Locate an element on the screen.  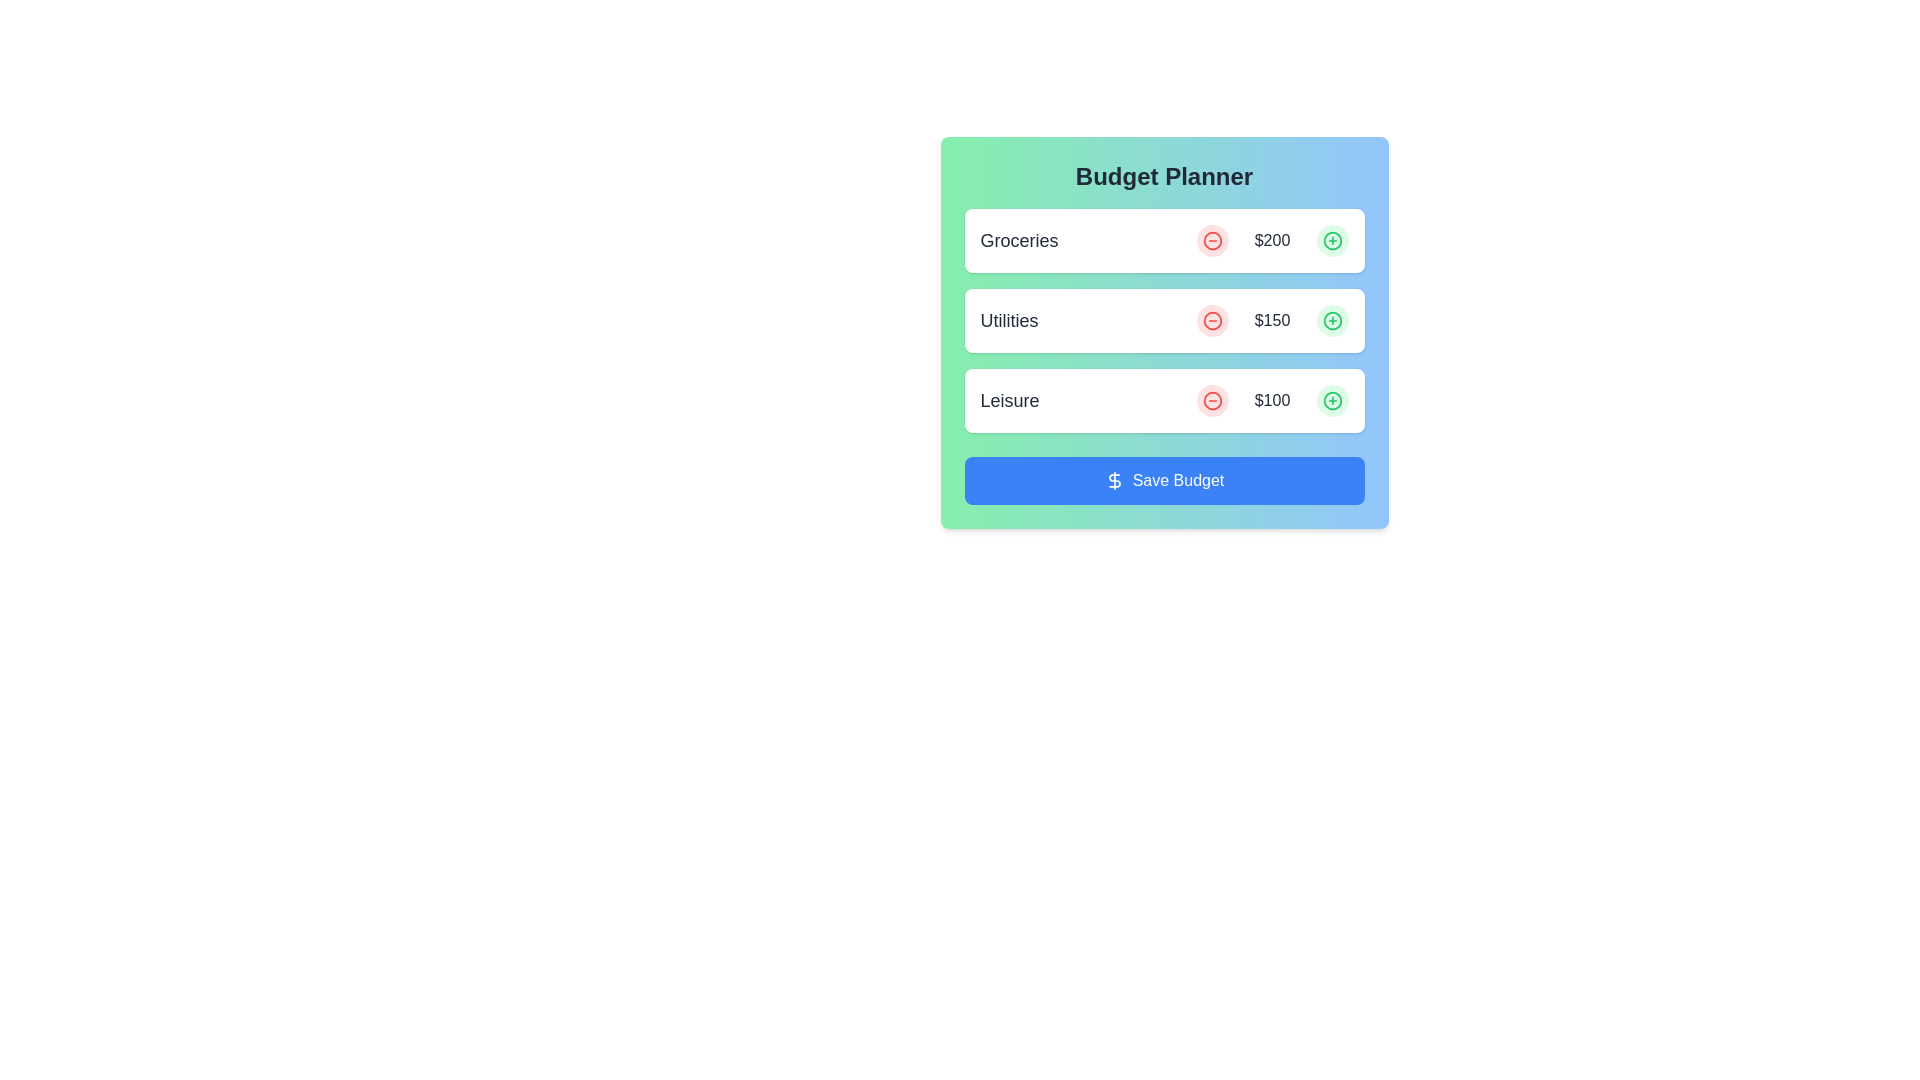
the button inside the green circular area is located at coordinates (1332, 319).